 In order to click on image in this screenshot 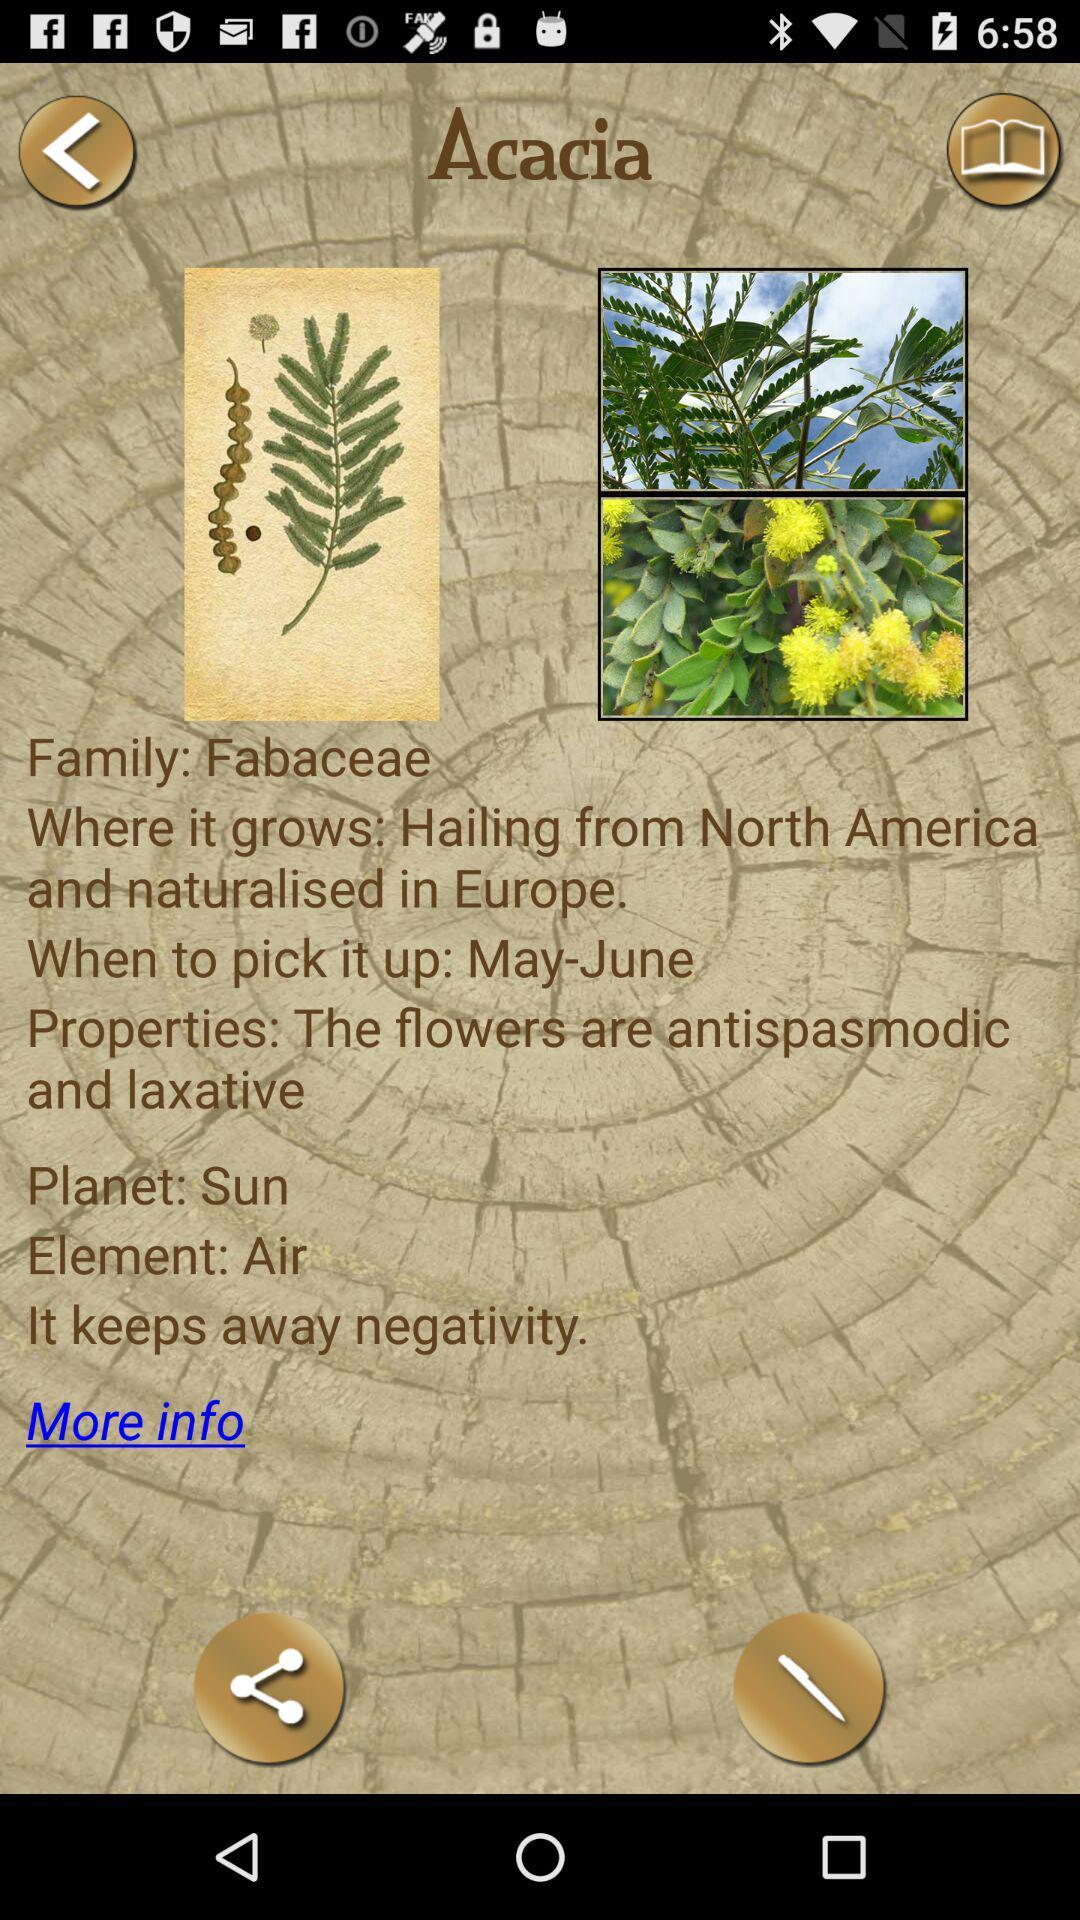, I will do `click(782, 606)`.